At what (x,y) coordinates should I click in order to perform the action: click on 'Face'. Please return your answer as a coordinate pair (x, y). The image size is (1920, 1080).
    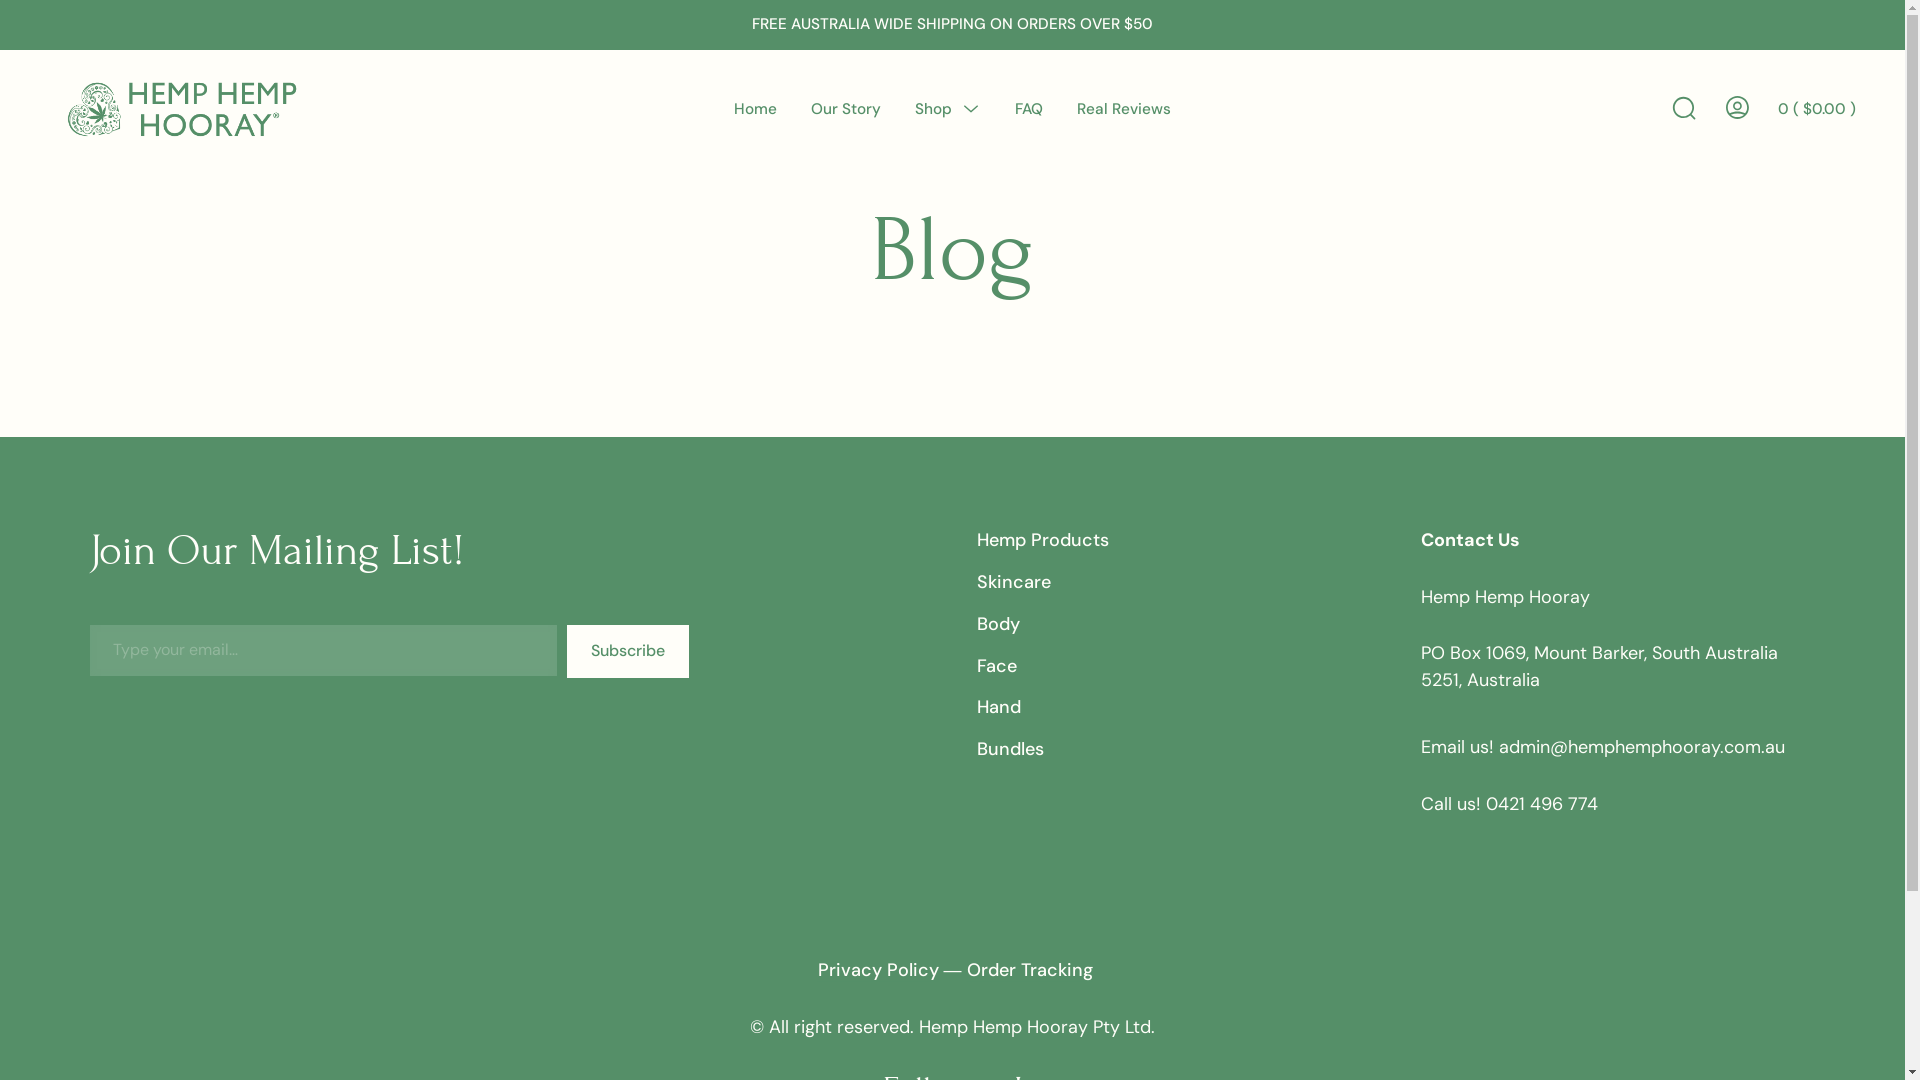
    Looking at the image, I should click on (997, 666).